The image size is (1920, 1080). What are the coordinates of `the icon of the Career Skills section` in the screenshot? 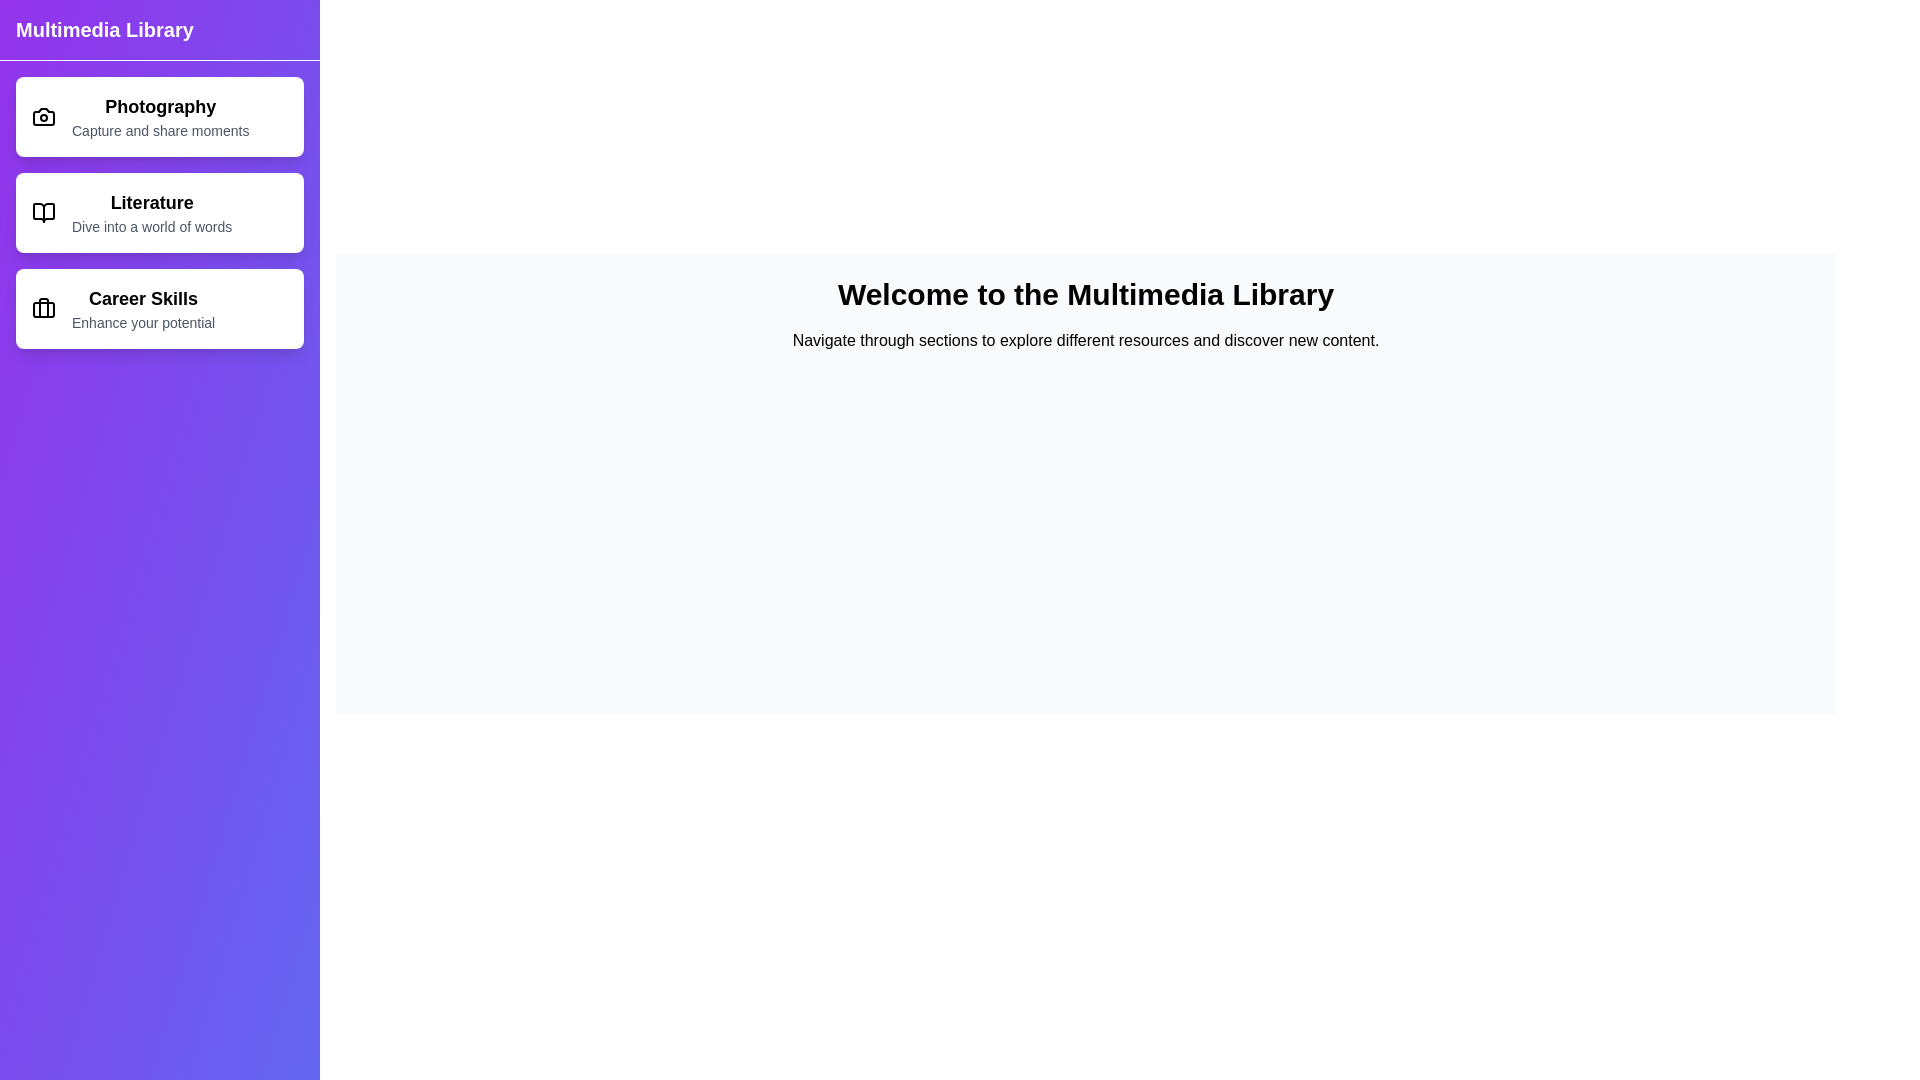 It's located at (43, 308).